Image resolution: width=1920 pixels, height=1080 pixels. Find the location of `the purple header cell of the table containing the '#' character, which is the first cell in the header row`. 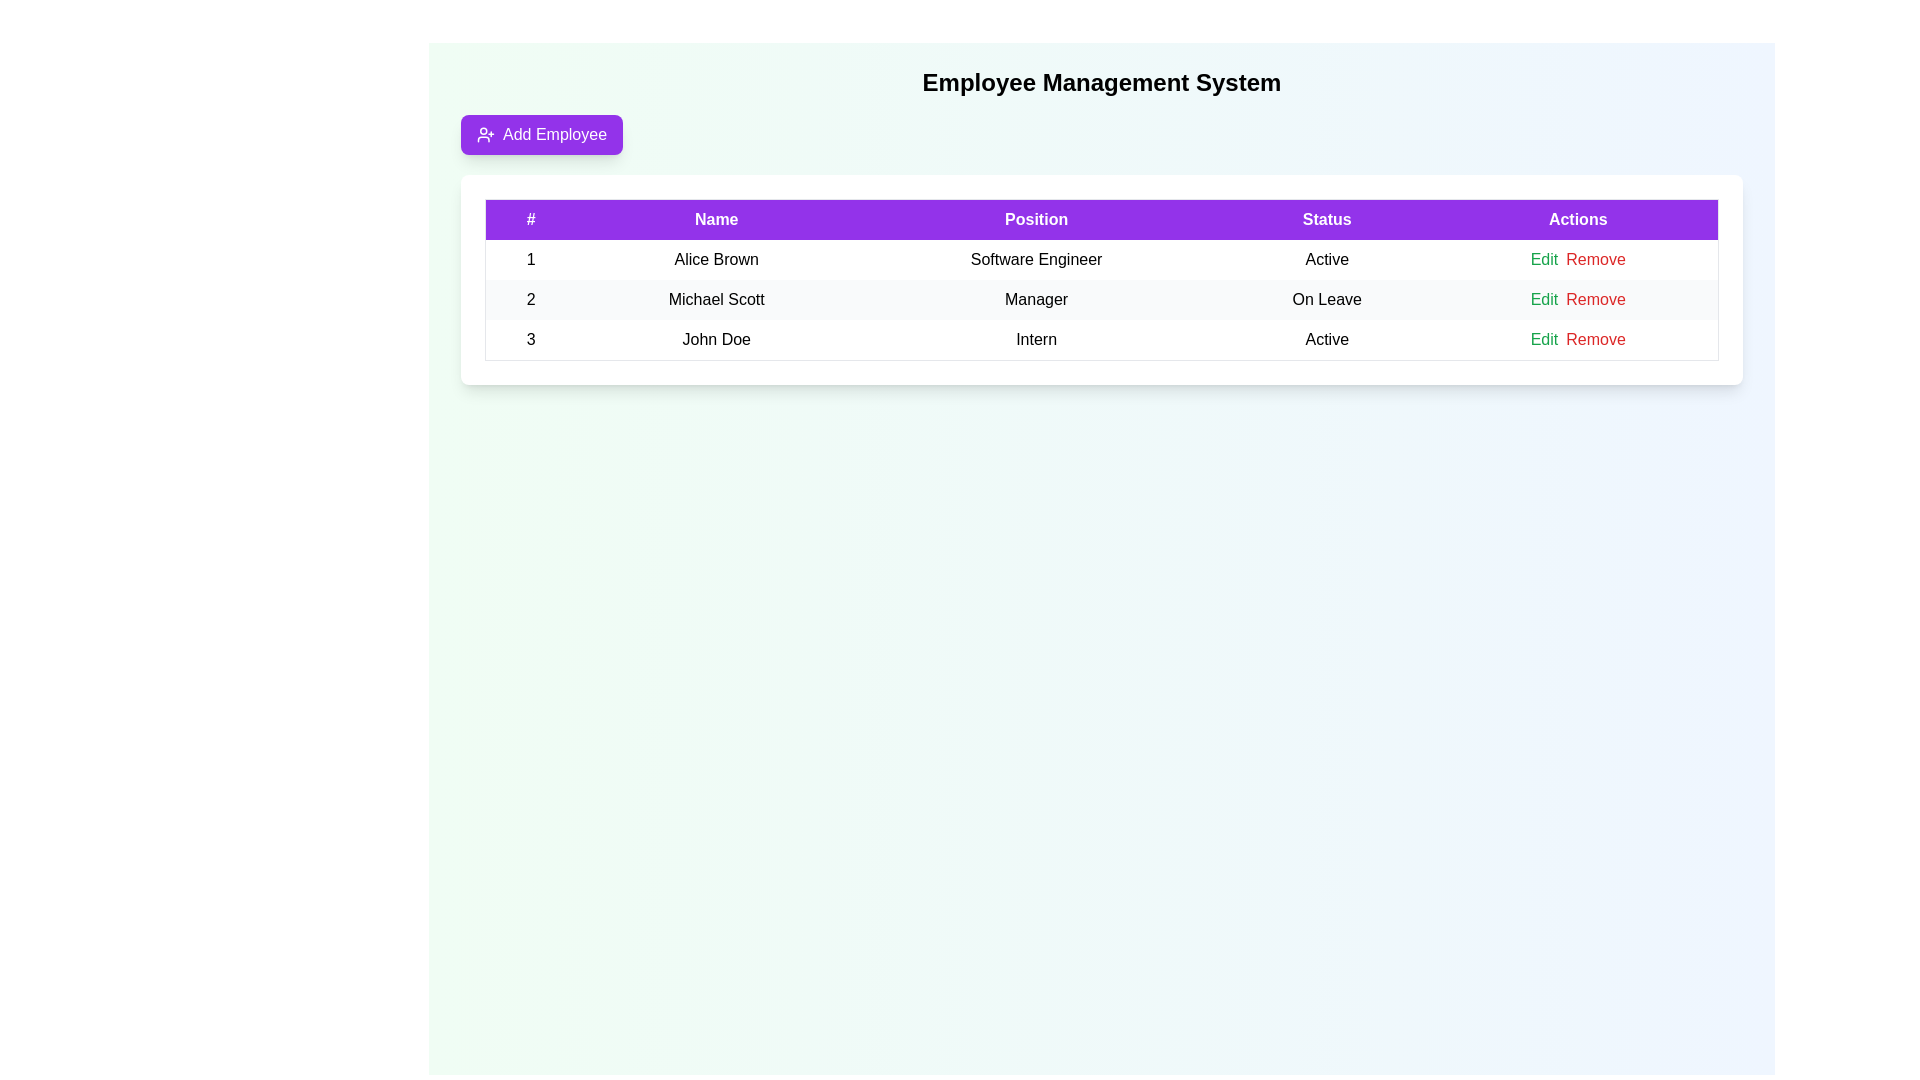

the purple header cell of the table containing the '#' character, which is the first cell in the header row is located at coordinates (530, 219).